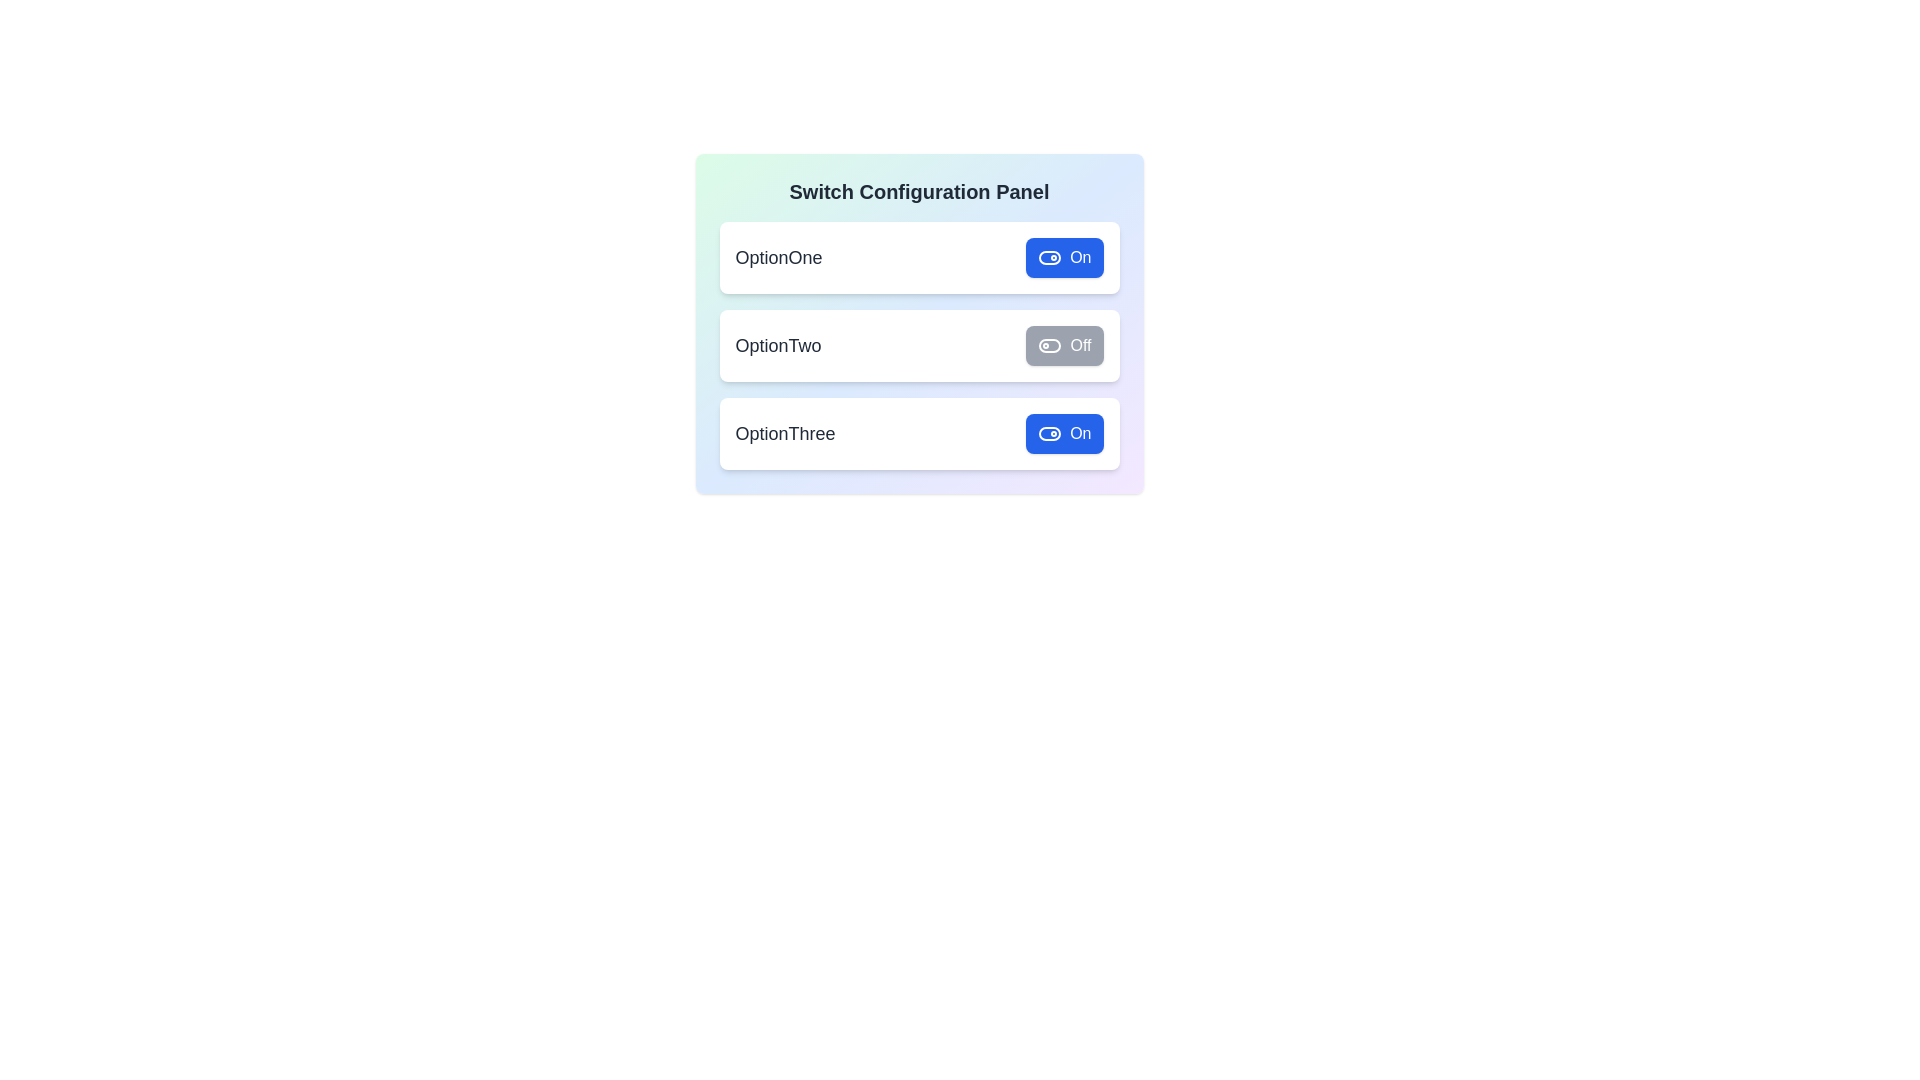  I want to click on the container to highlight it, so click(918, 323).